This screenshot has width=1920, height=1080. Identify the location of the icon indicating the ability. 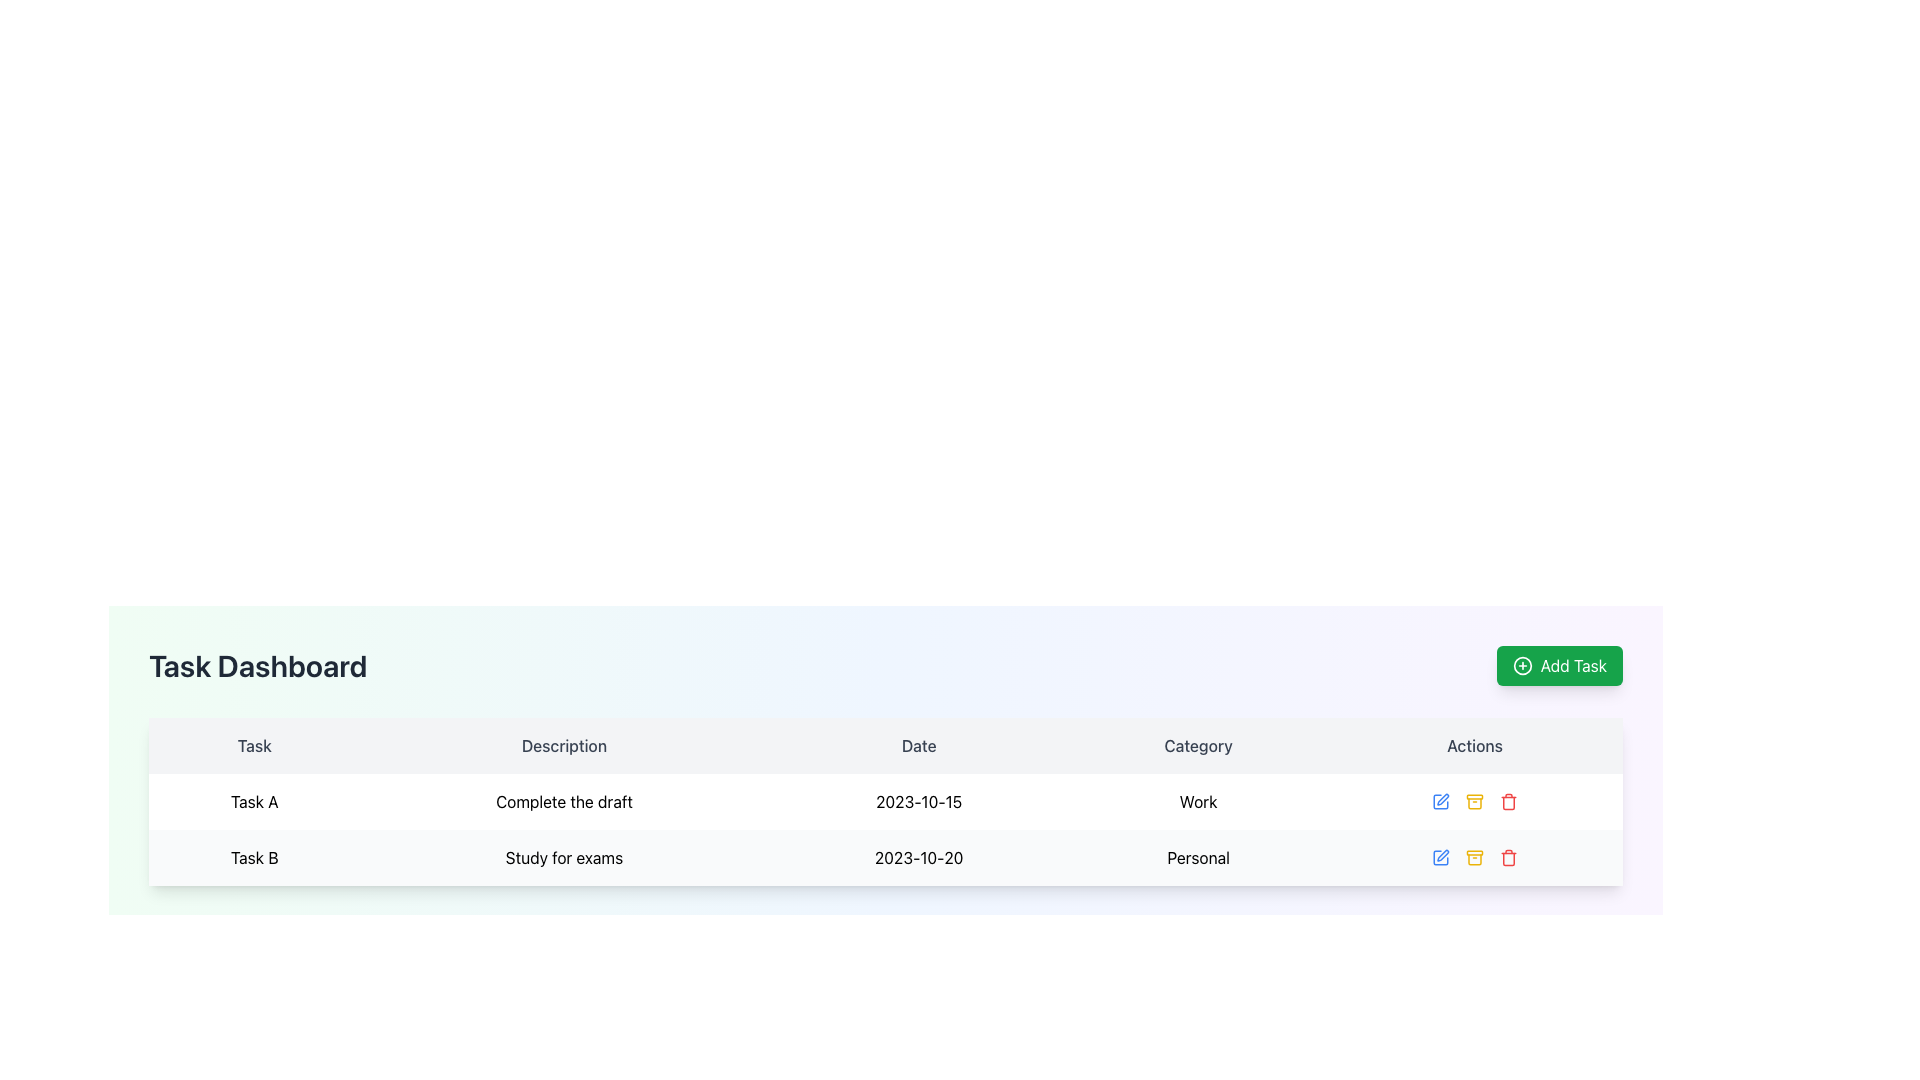
(1521, 666).